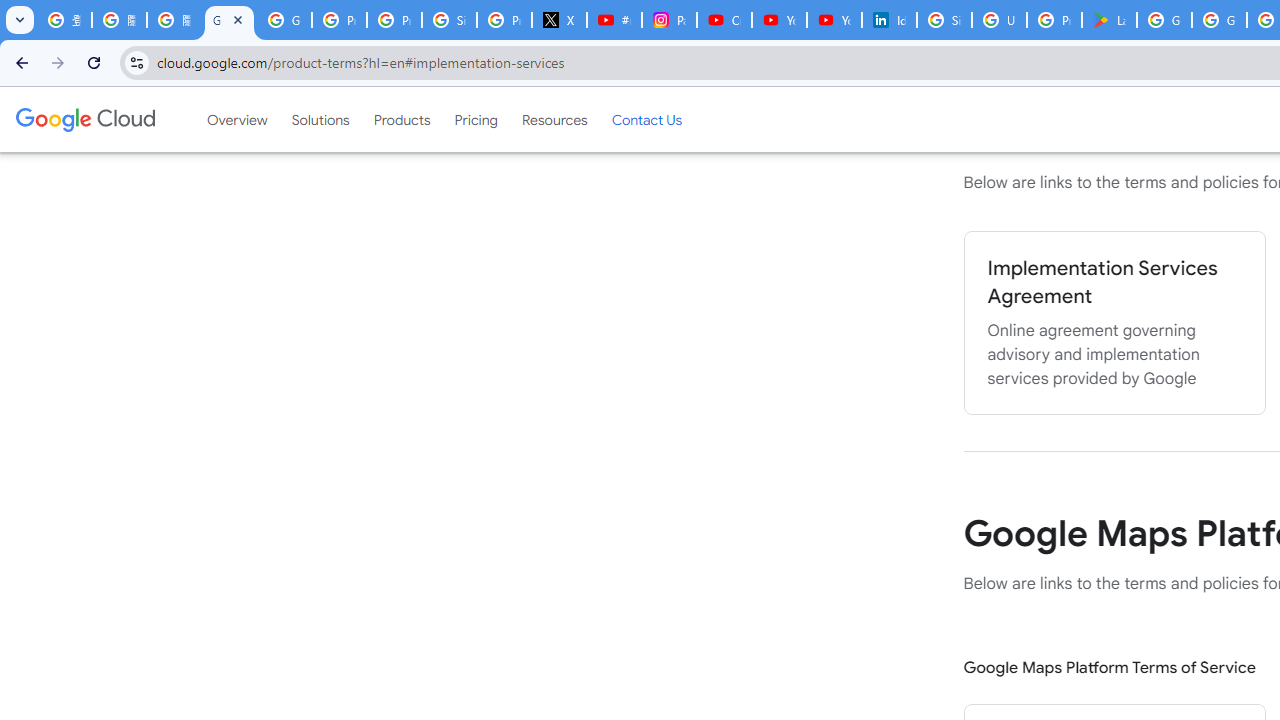 The width and height of the screenshot is (1280, 720). I want to click on 'Last Shelter: Survival - Apps on Google Play', so click(1108, 20).